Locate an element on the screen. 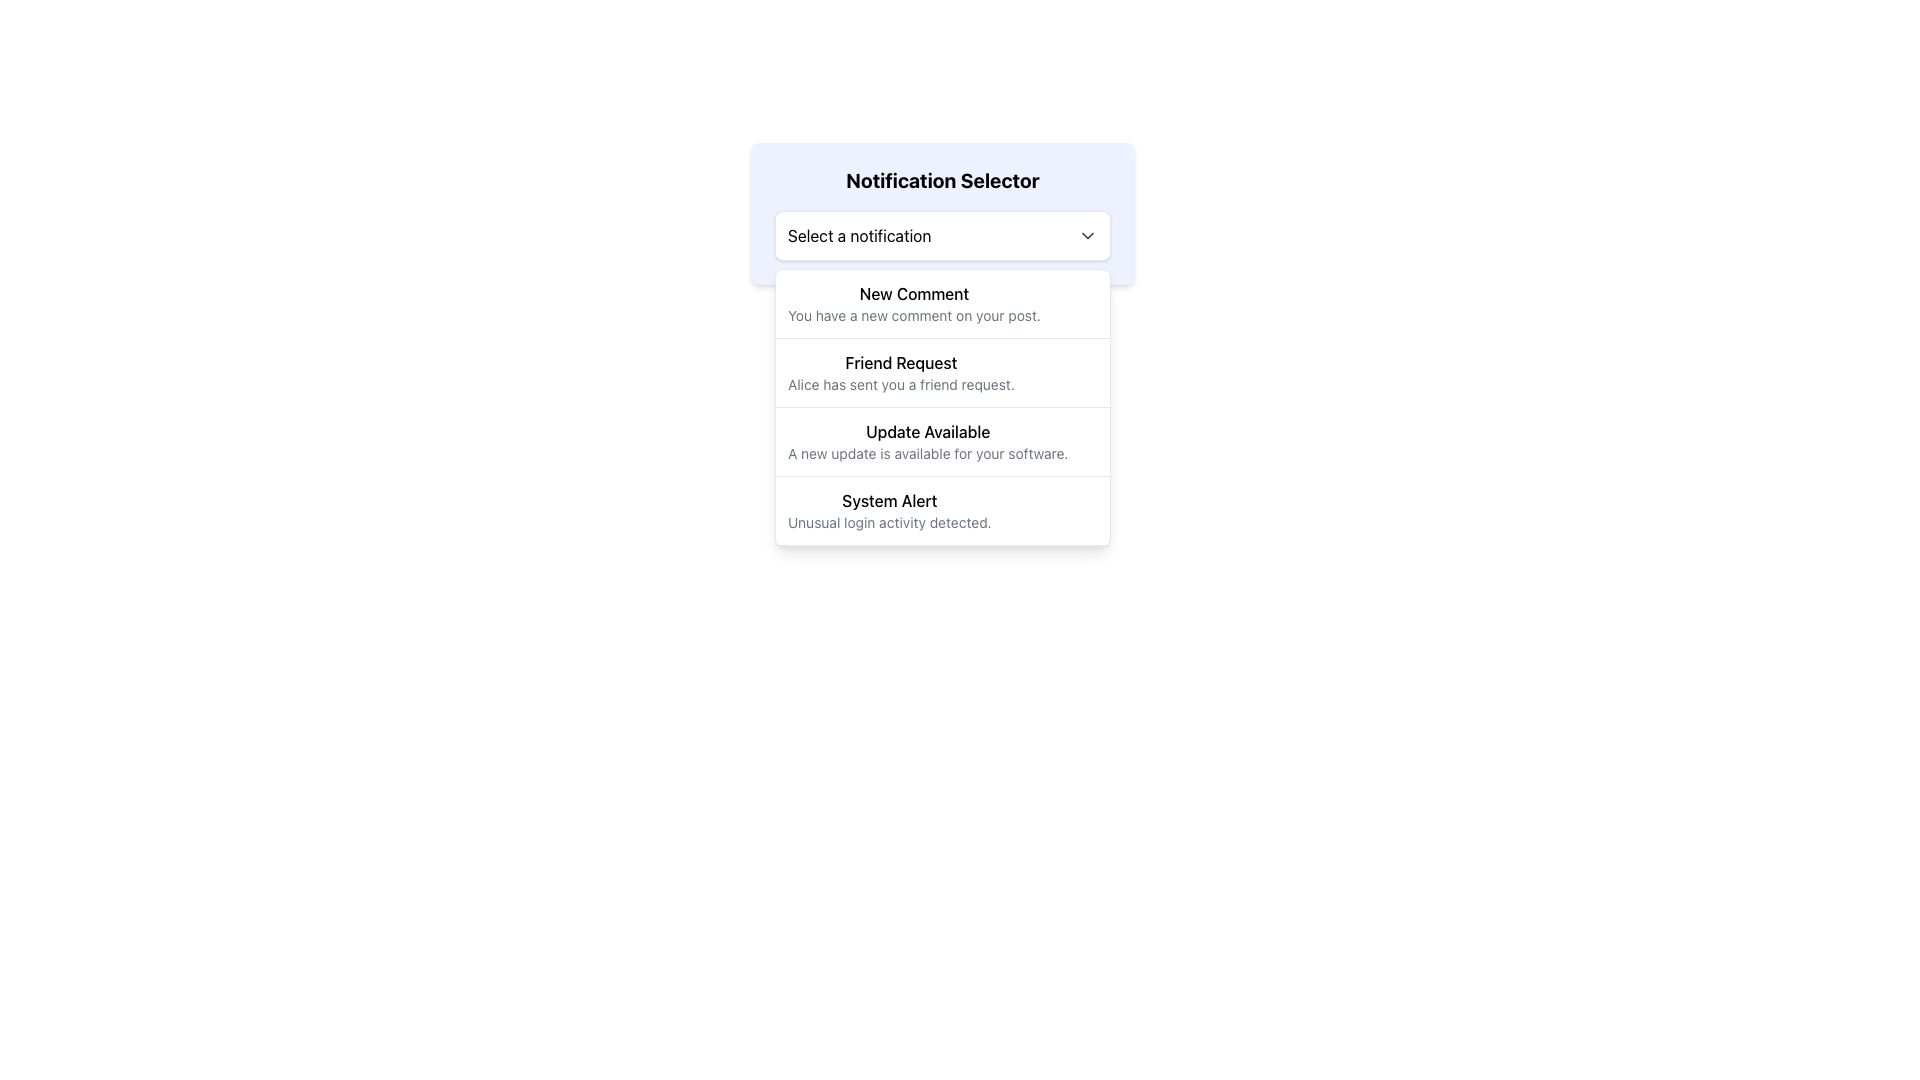  the text label that says 'A new update is available for your software.' located beneath the 'Update Available' heading in the Notification Selector dropdown menu is located at coordinates (927, 454).